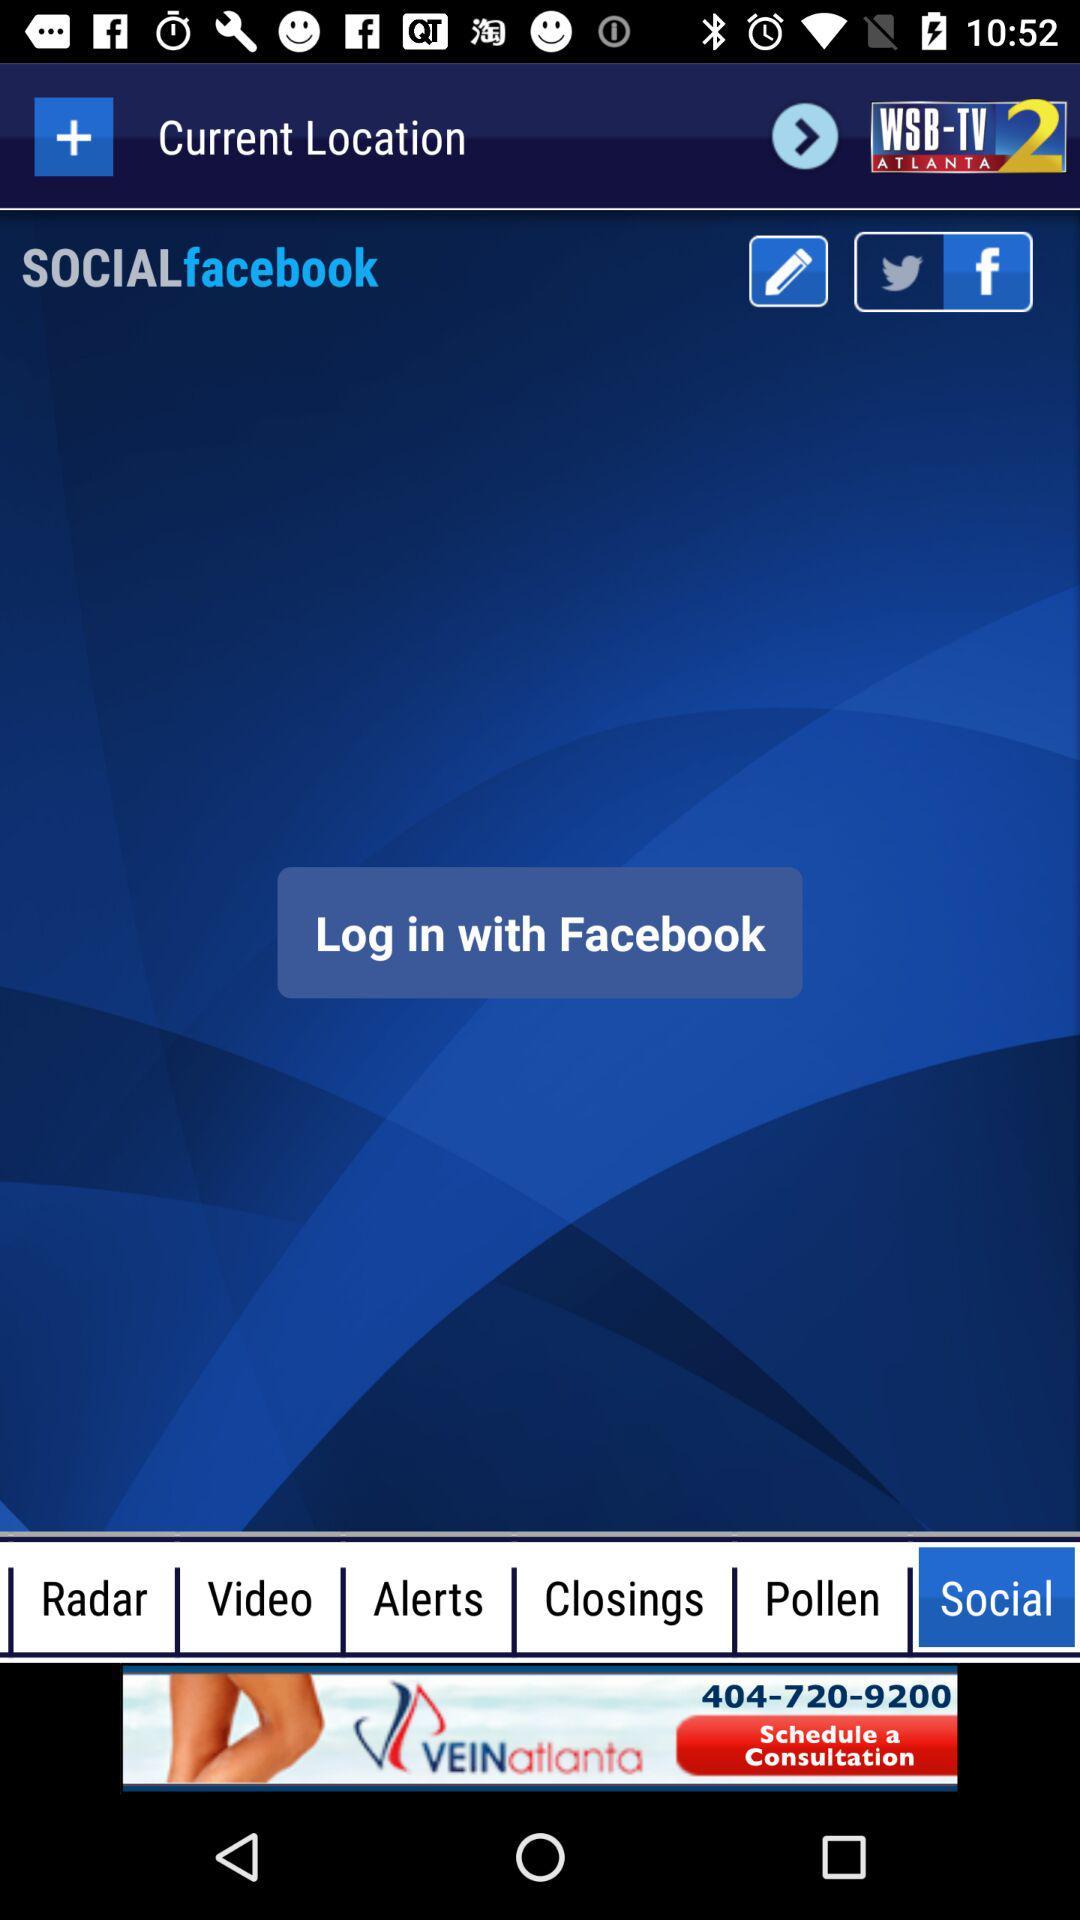 The height and width of the screenshot is (1920, 1080). I want to click on location, so click(72, 135).